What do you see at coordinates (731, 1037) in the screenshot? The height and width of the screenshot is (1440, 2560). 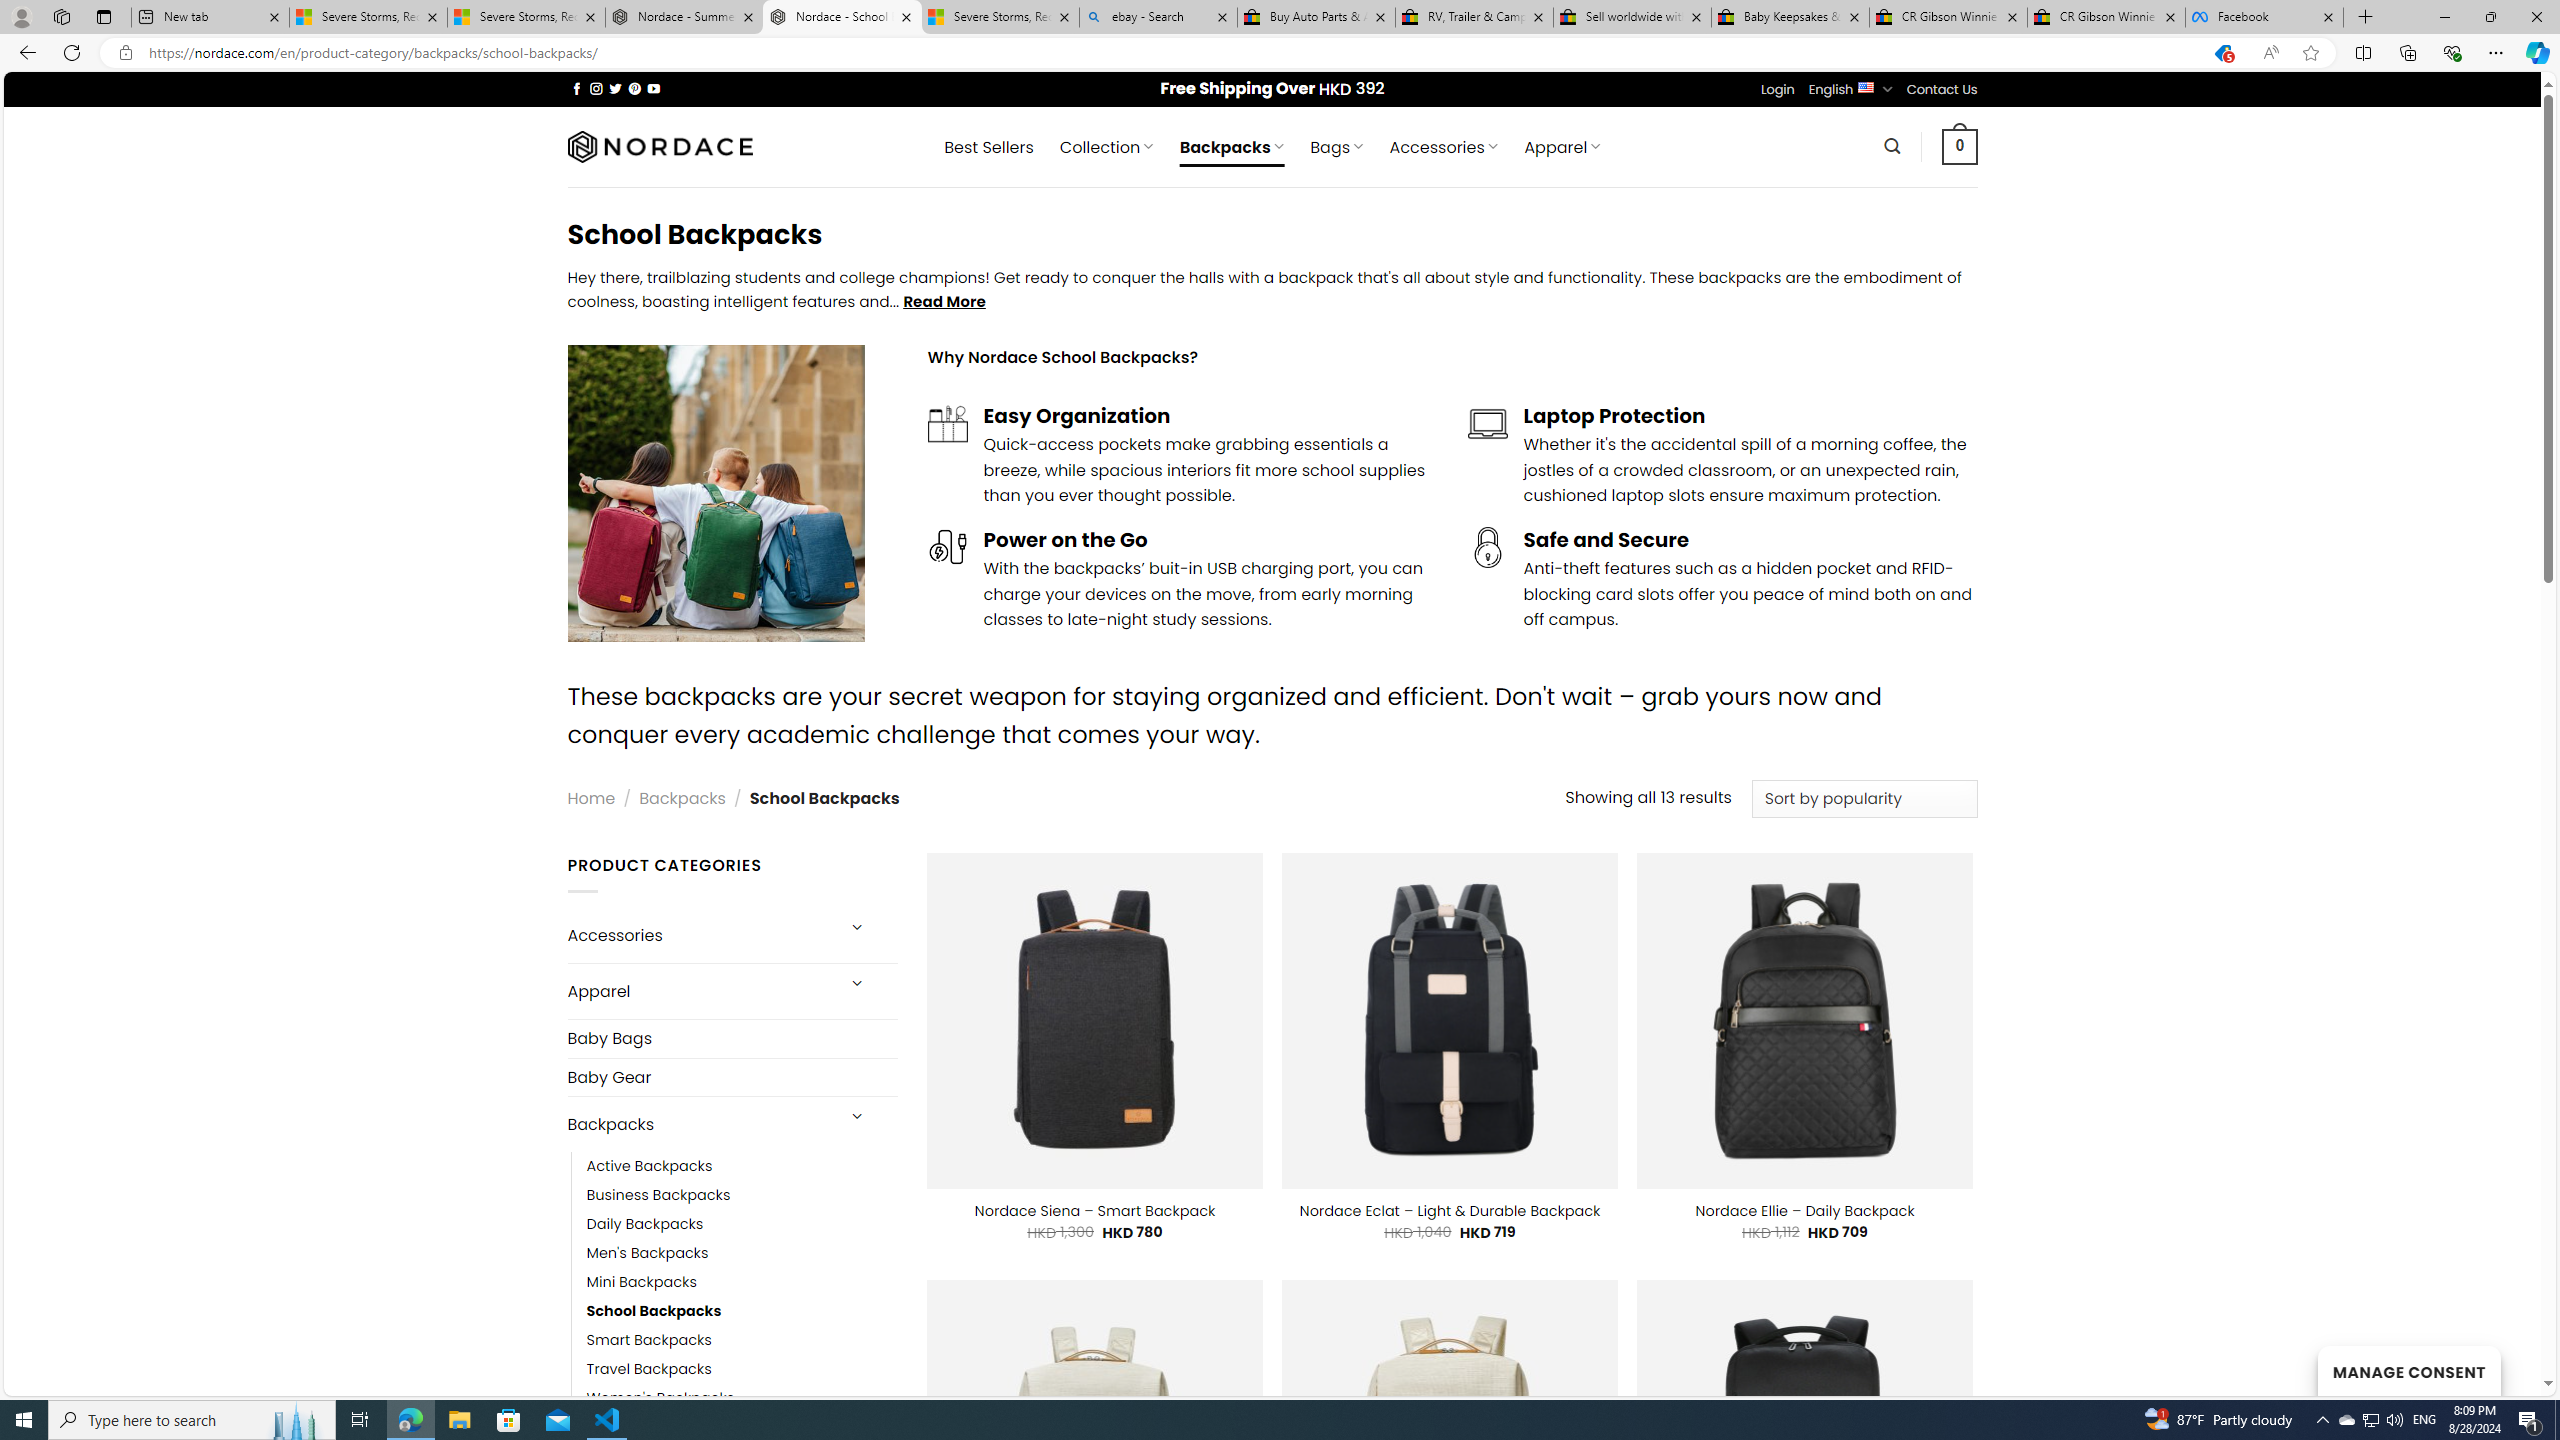 I see `'Baby Bags'` at bounding box center [731, 1037].